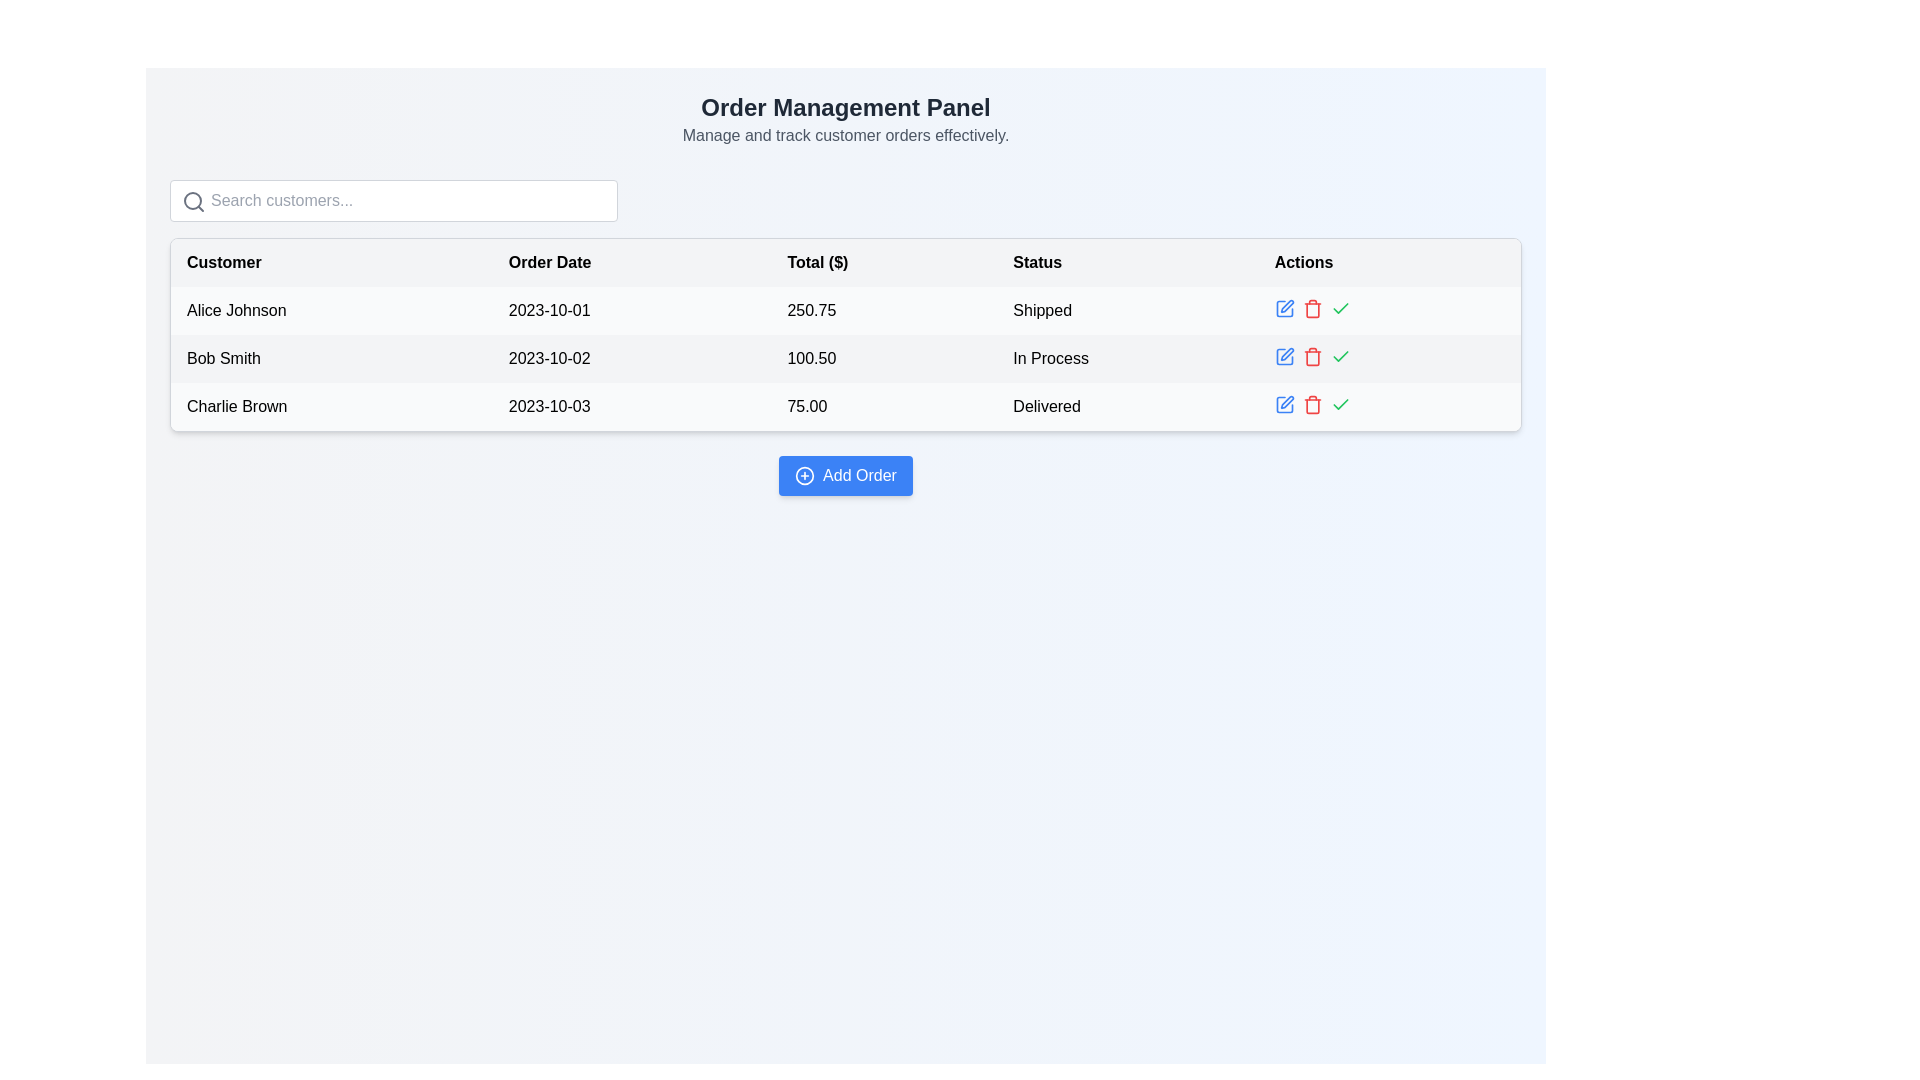 This screenshot has height=1080, width=1920. What do you see at coordinates (845, 406) in the screenshot?
I see `the third row in the table displaying 'Charlie Brown', '2023-10-03', '75.00', and 'Delivered' for further operations` at bounding box center [845, 406].